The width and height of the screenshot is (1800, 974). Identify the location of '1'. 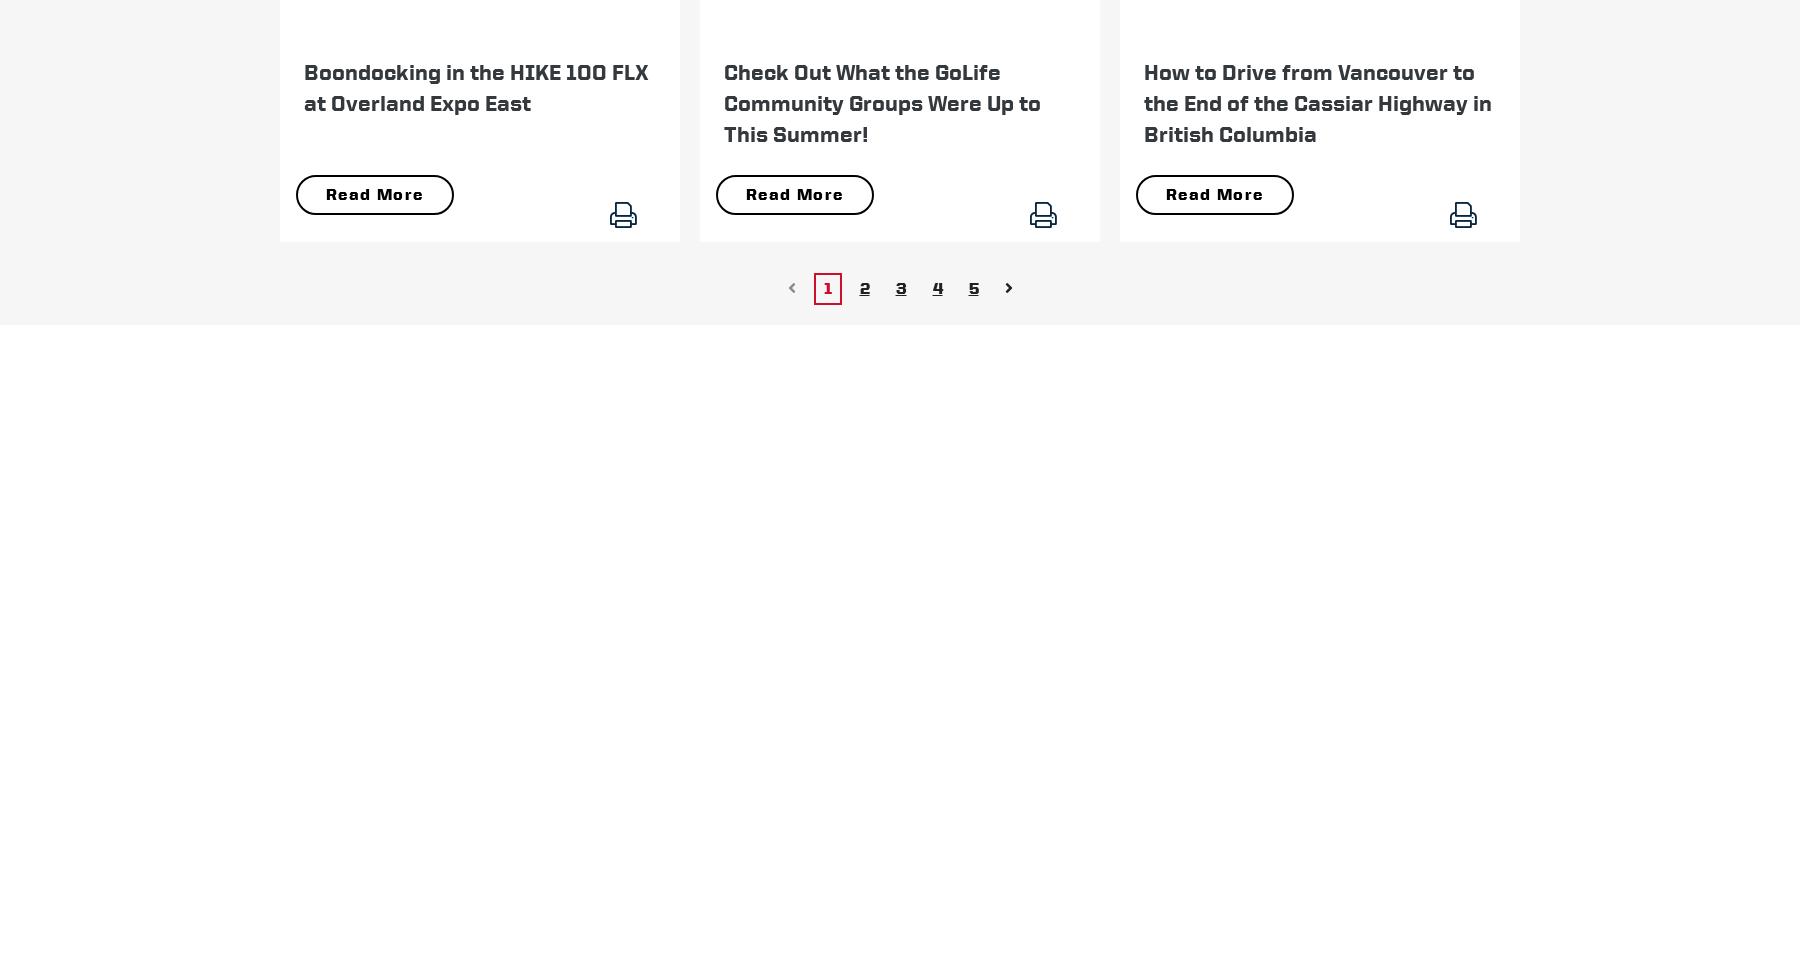
(826, 286).